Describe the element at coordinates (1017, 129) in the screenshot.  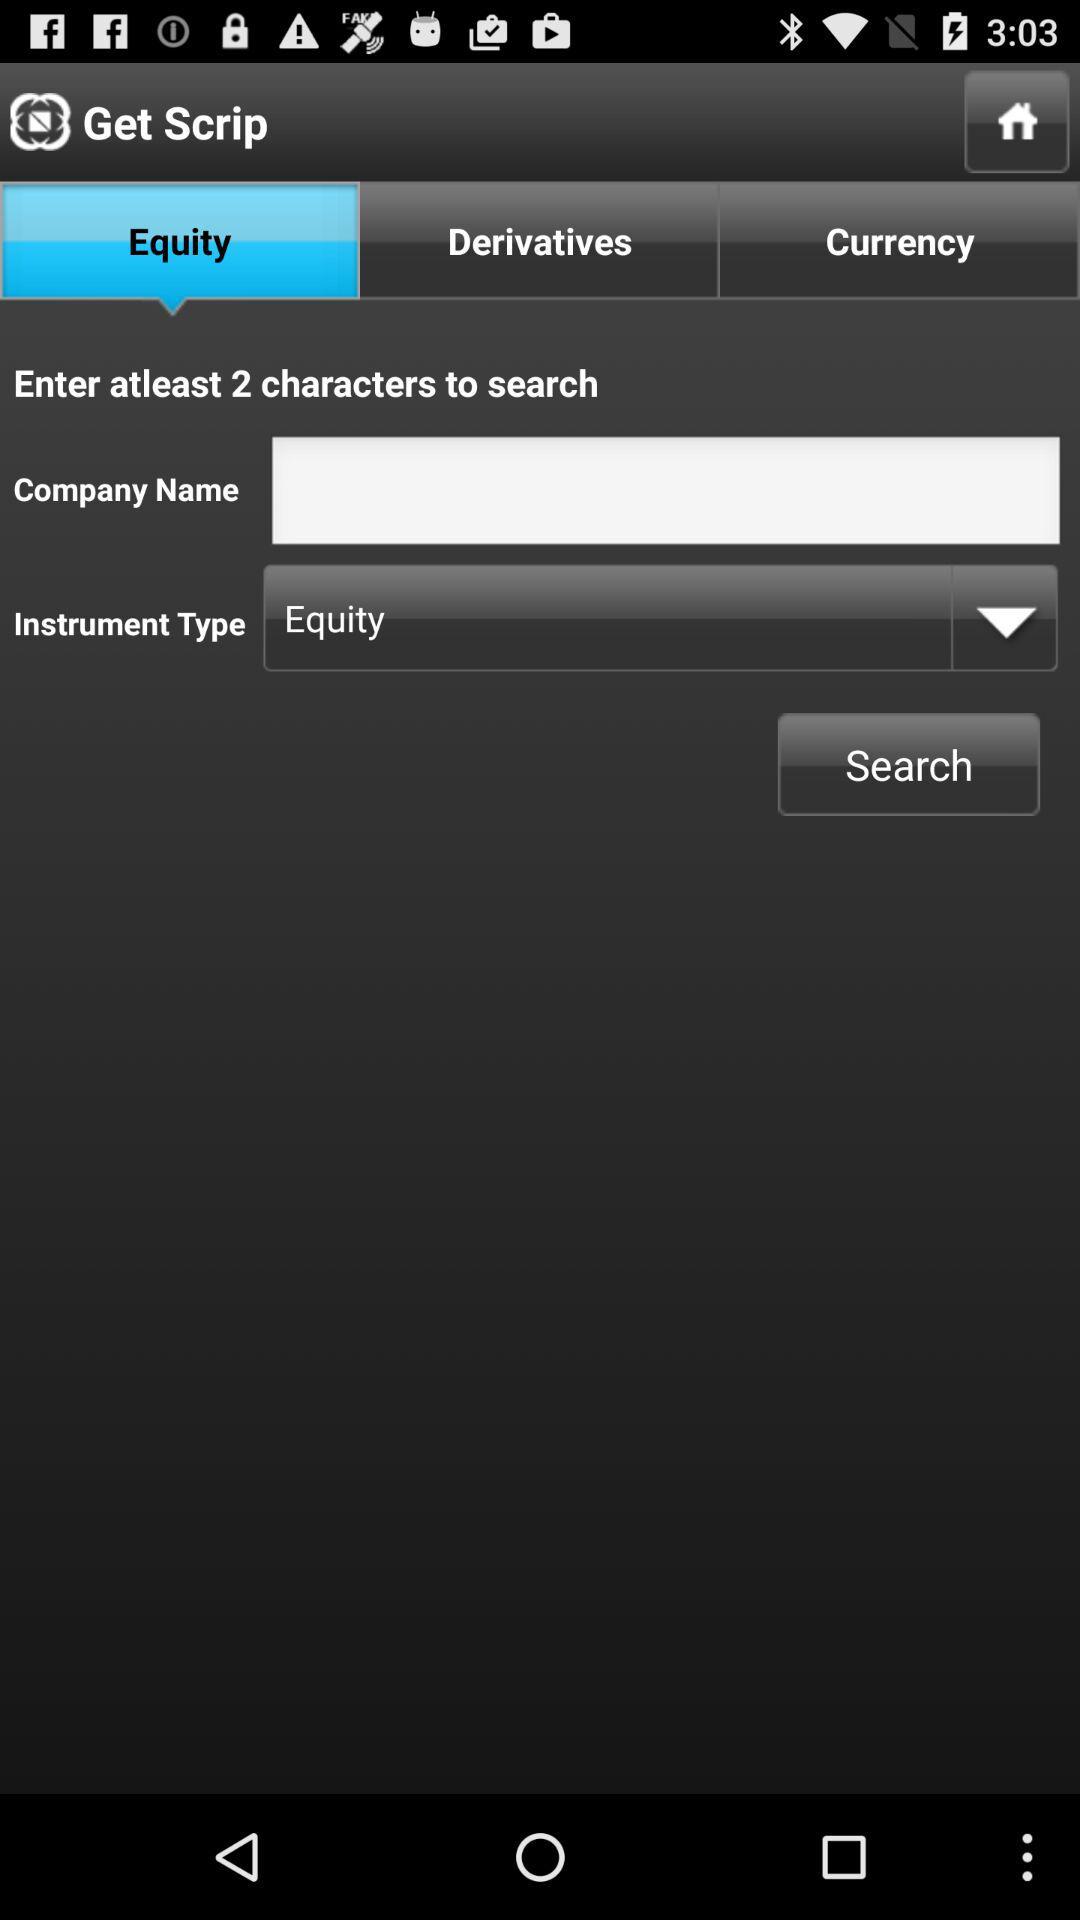
I see `the home icon` at that location.